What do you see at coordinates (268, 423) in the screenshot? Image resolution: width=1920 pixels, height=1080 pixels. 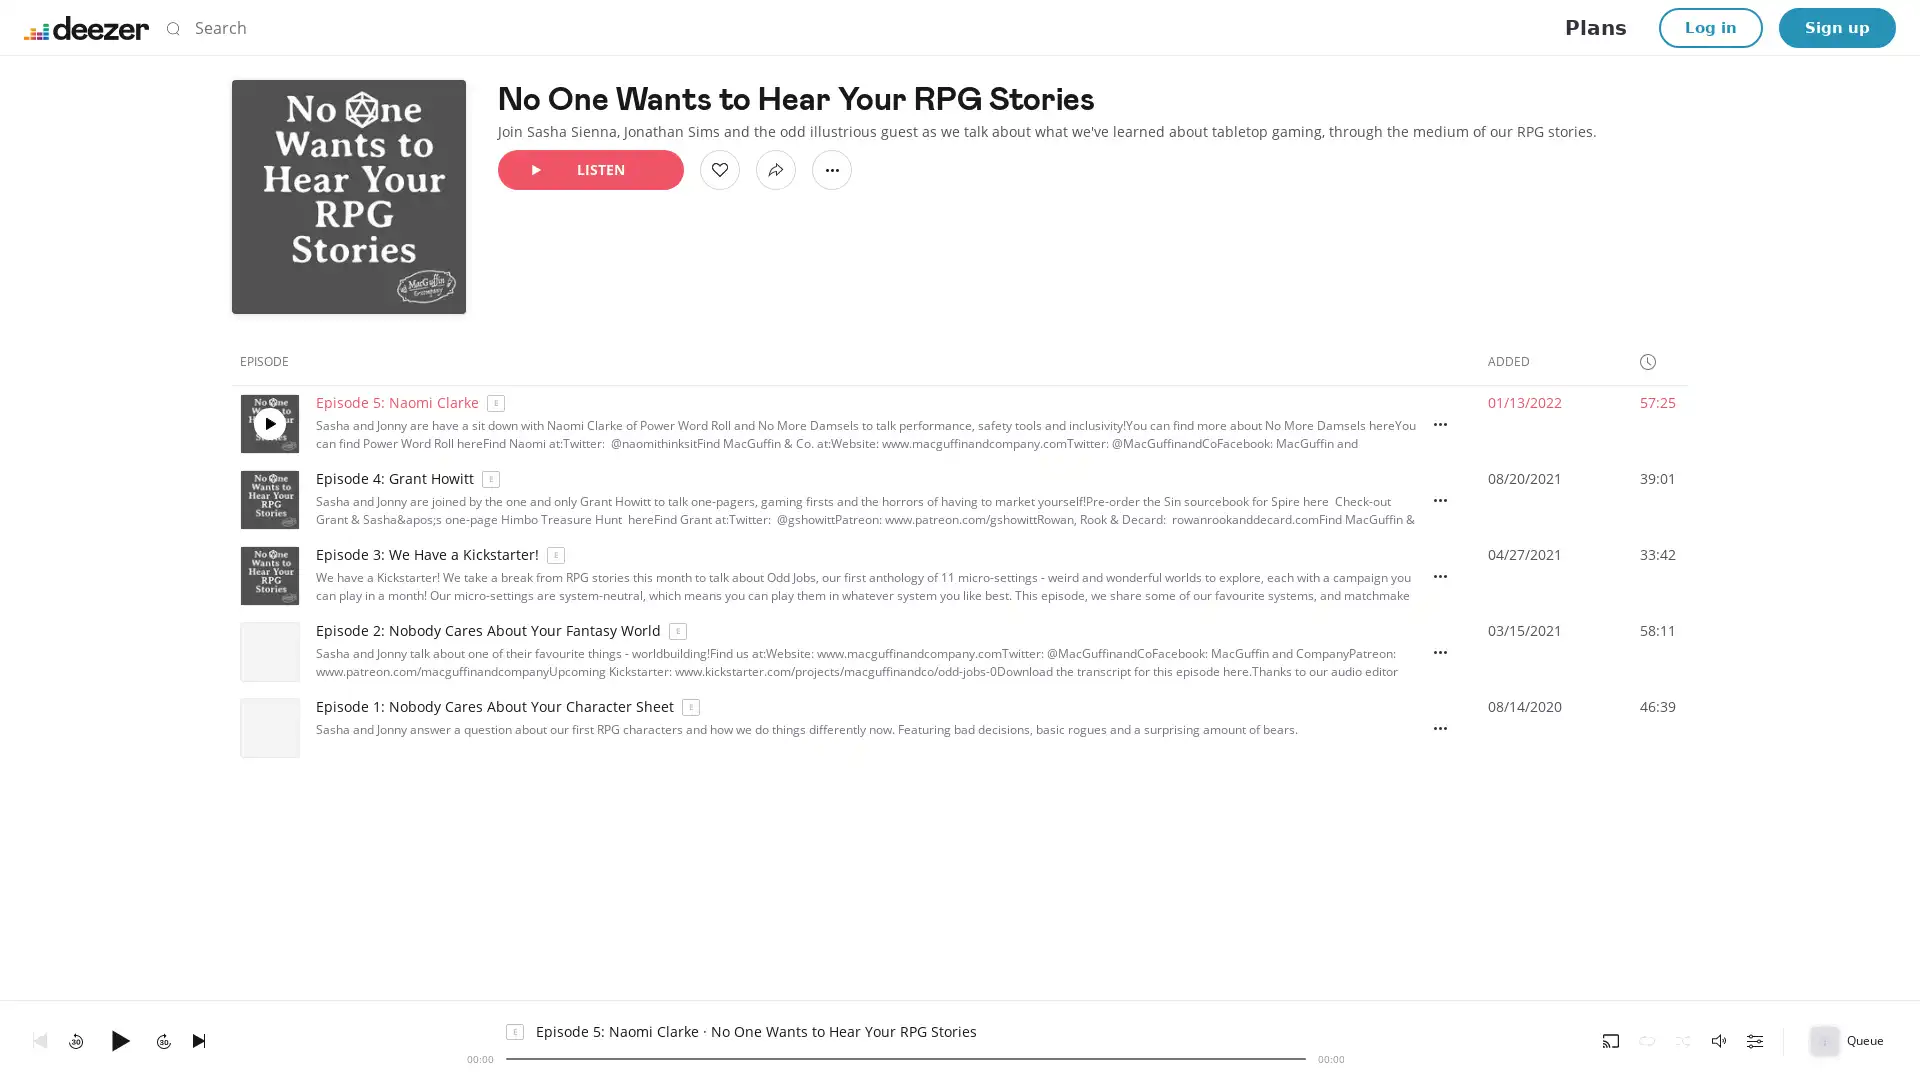 I see `Play Episode 5: Naomi Clarke by No One Wants to Hear Your RPG Stories` at bounding box center [268, 423].